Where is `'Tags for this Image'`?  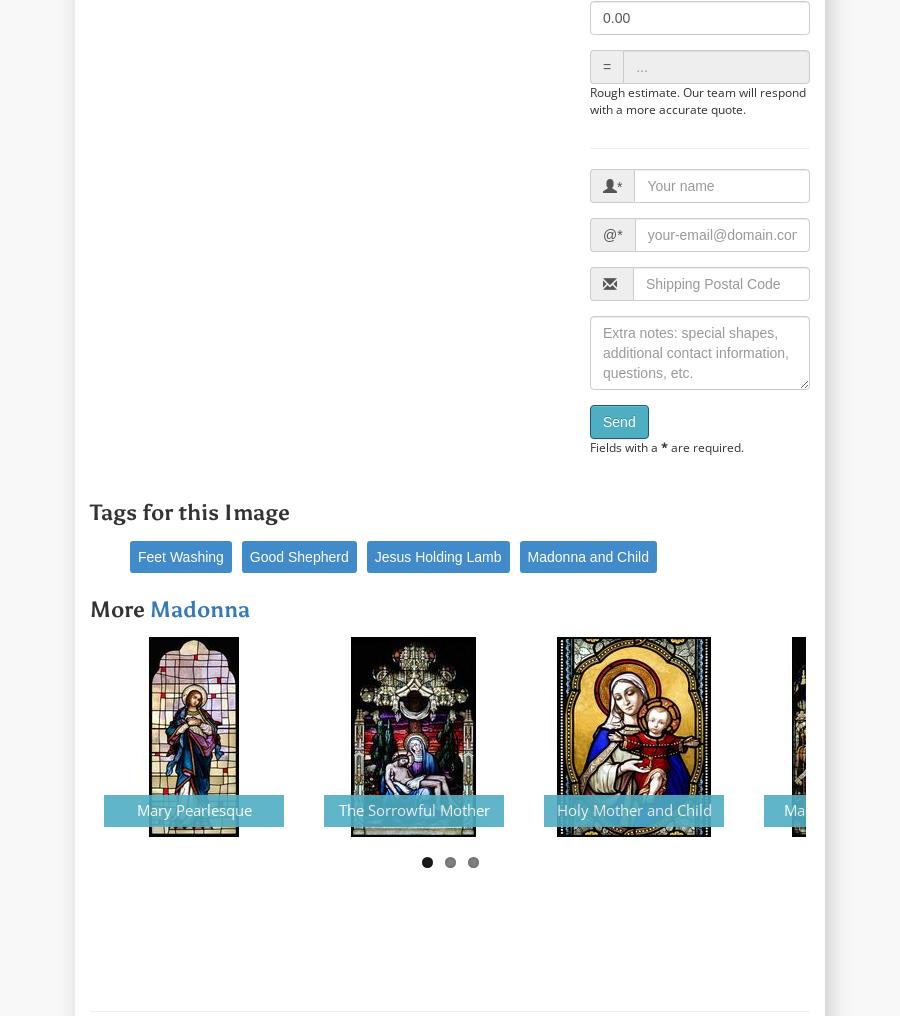 'Tags for this Image' is located at coordinates (189, 511).